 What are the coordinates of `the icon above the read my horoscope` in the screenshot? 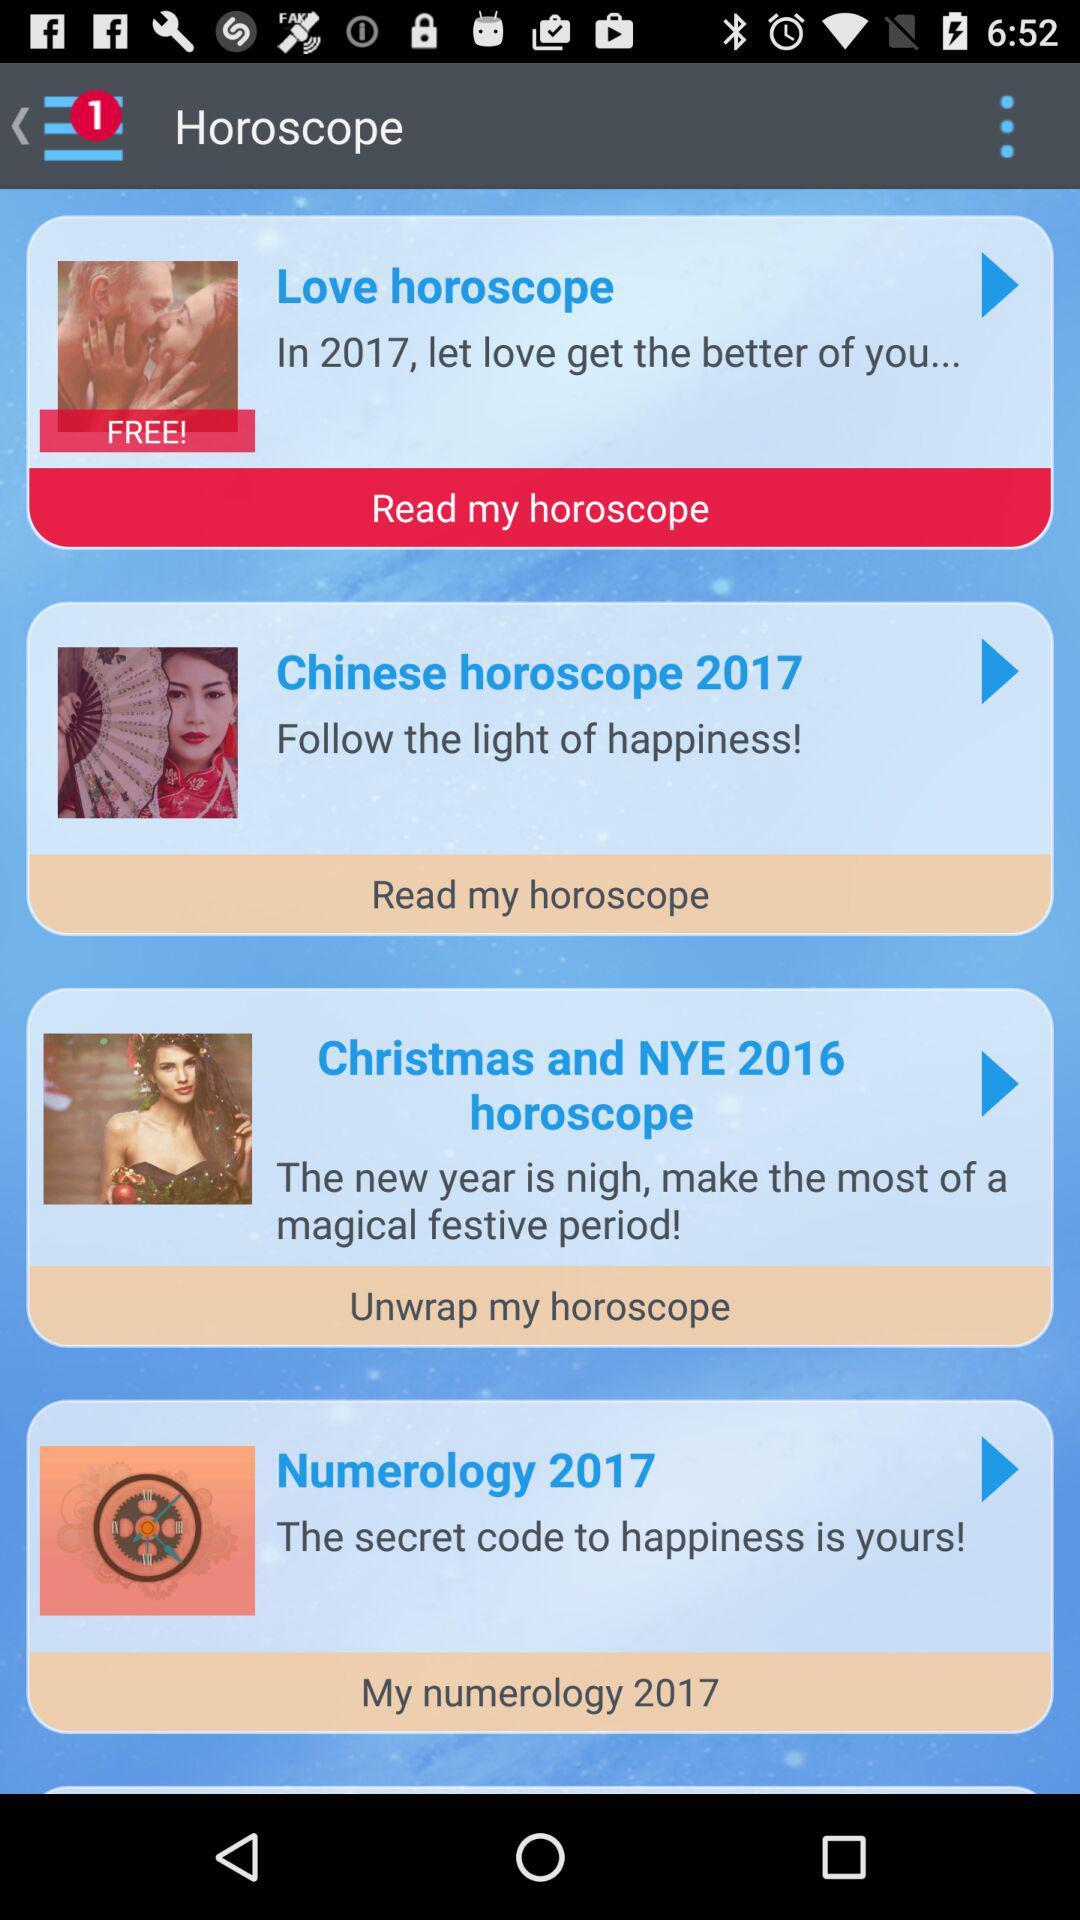 It's located at (146, 429).